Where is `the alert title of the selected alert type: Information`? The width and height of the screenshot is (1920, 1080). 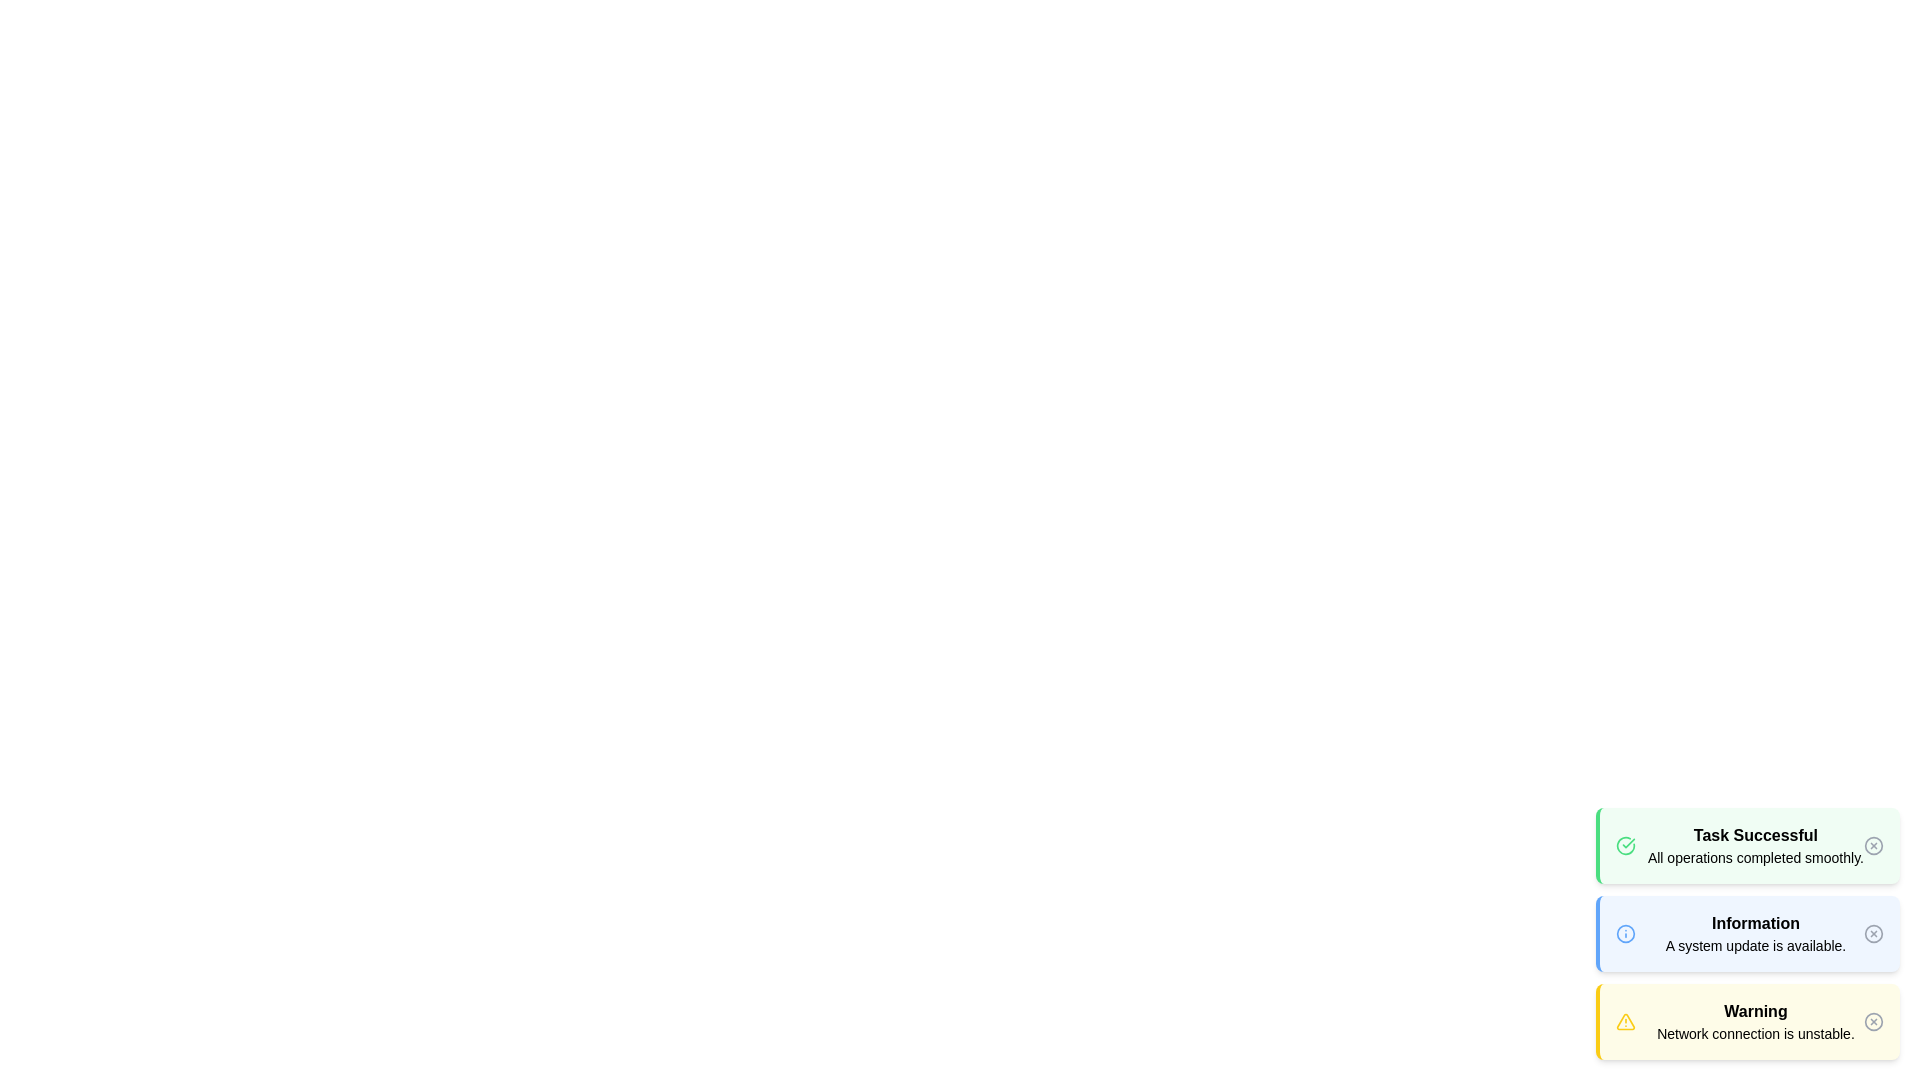 the alert title of the selected alert type: Information is located at coordinates (1755, 924).